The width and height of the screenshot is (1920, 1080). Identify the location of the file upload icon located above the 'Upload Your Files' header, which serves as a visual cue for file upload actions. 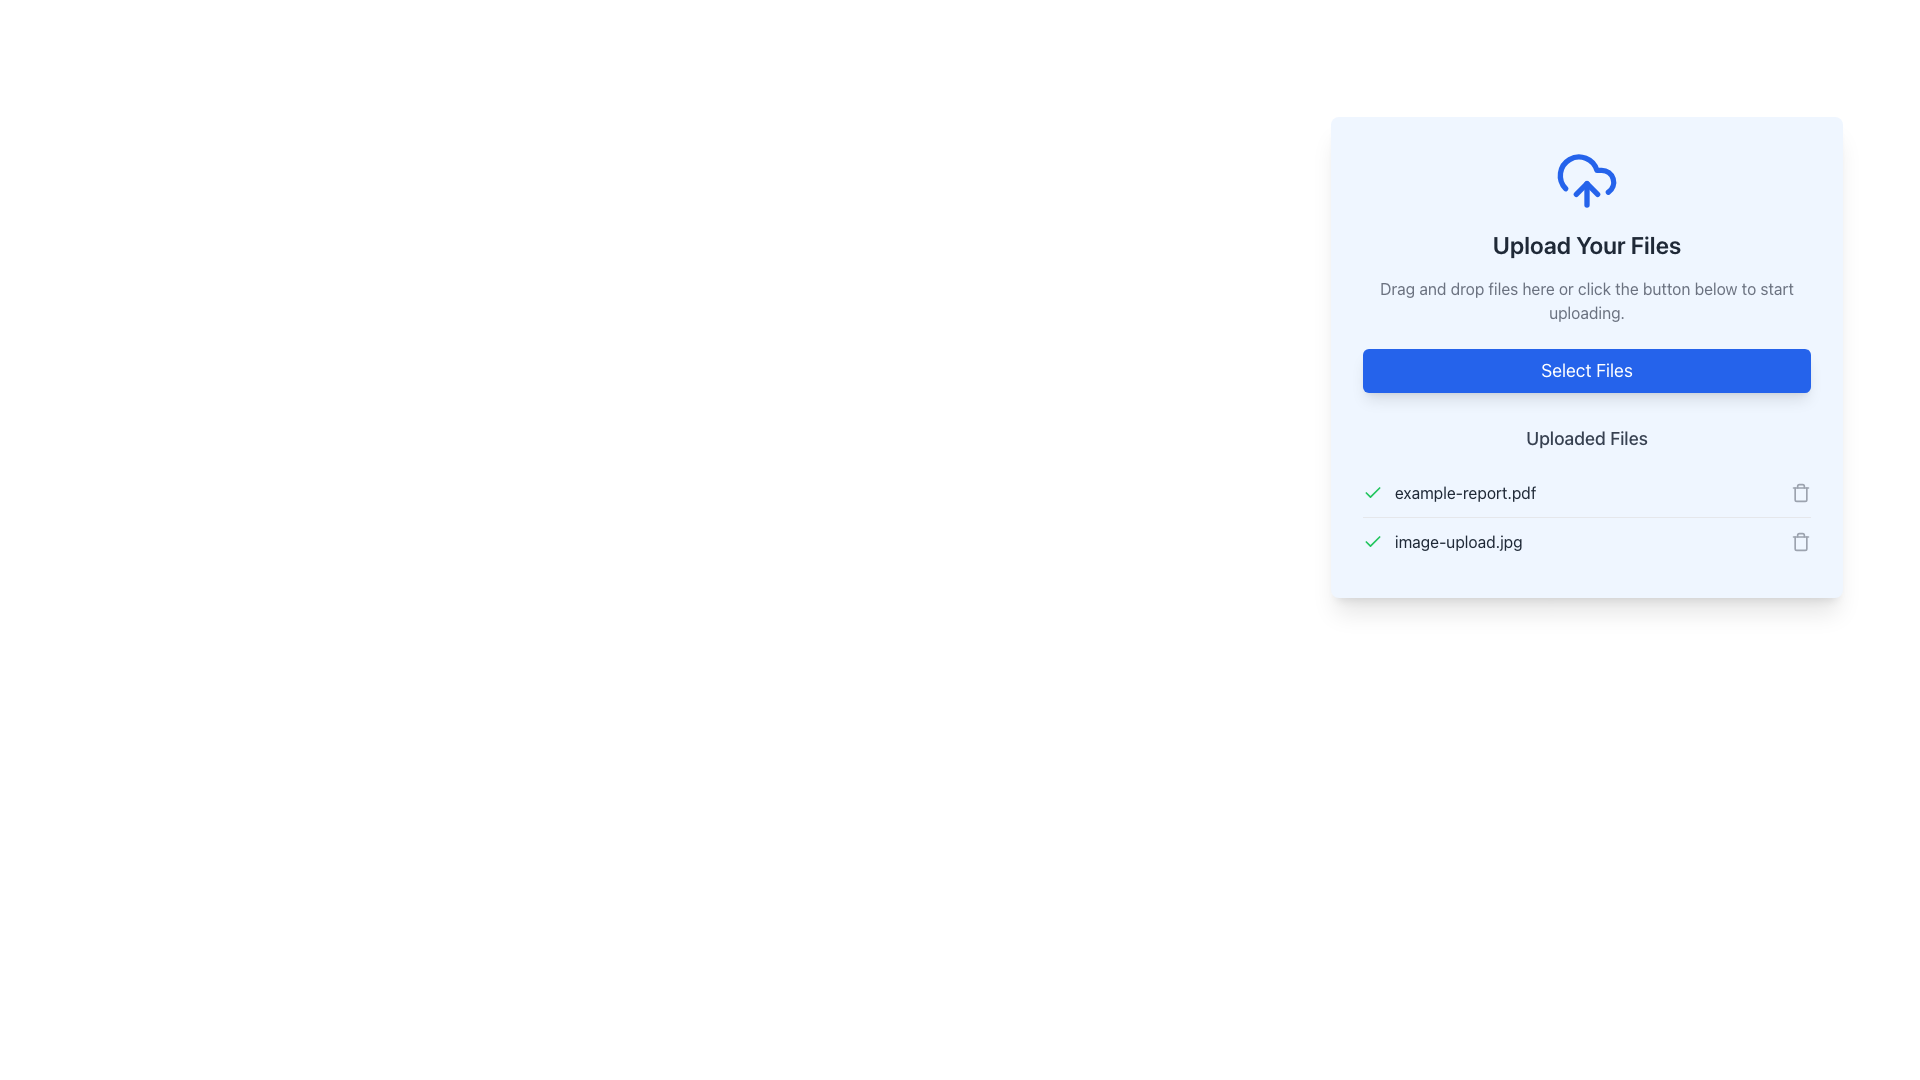
(1586, 181).